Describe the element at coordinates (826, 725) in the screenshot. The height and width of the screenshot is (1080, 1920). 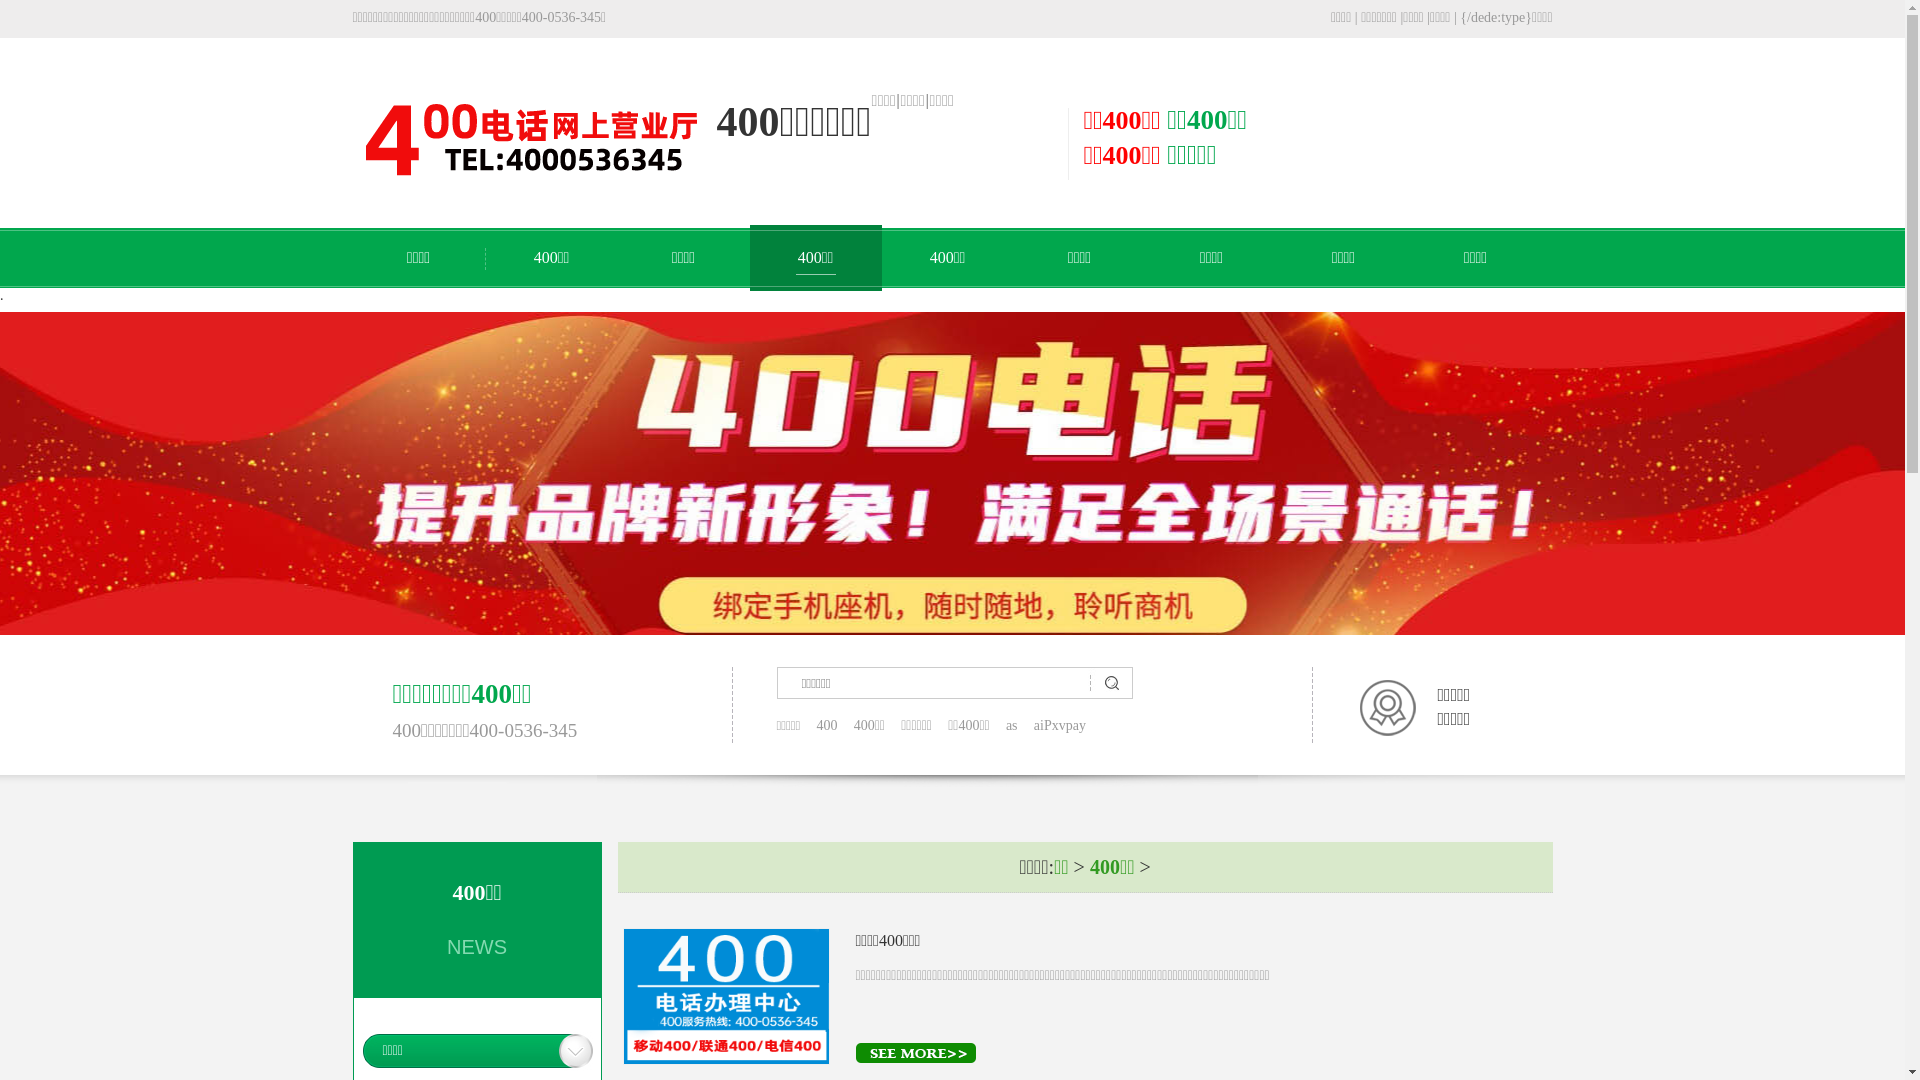
I see `'400'` at that location.